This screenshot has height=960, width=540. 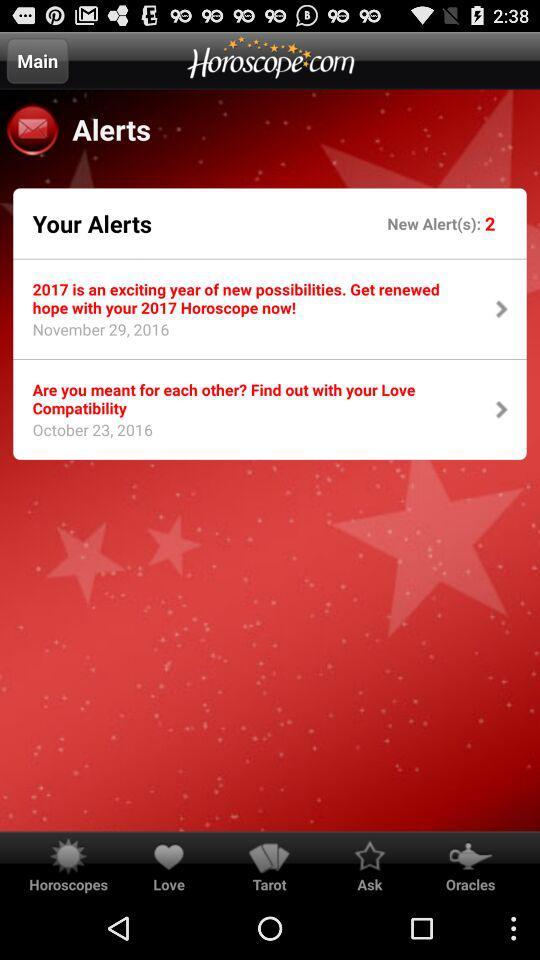 I want to click on the app below the your alerts app, so click(x=250, y=297).